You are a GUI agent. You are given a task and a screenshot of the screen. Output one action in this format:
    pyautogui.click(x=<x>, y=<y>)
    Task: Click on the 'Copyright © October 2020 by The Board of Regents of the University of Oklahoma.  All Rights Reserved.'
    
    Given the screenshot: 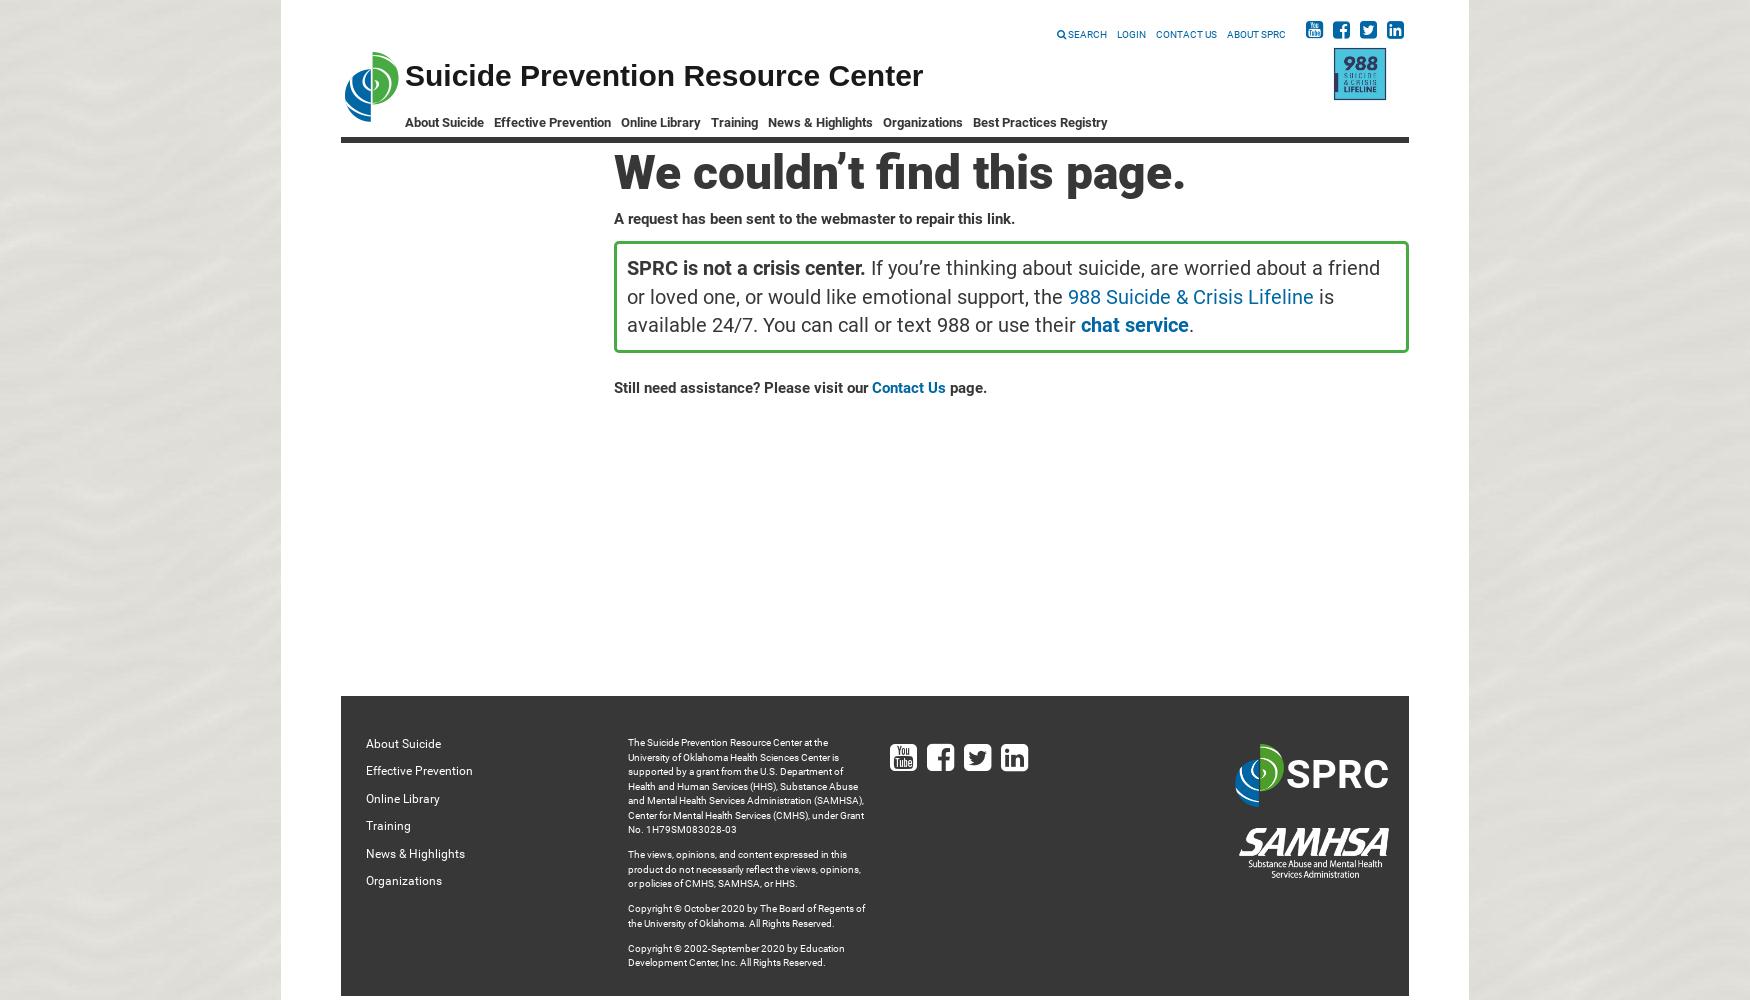 What is the action you would take?
    pyautogui.click(x=745, y=915)
    